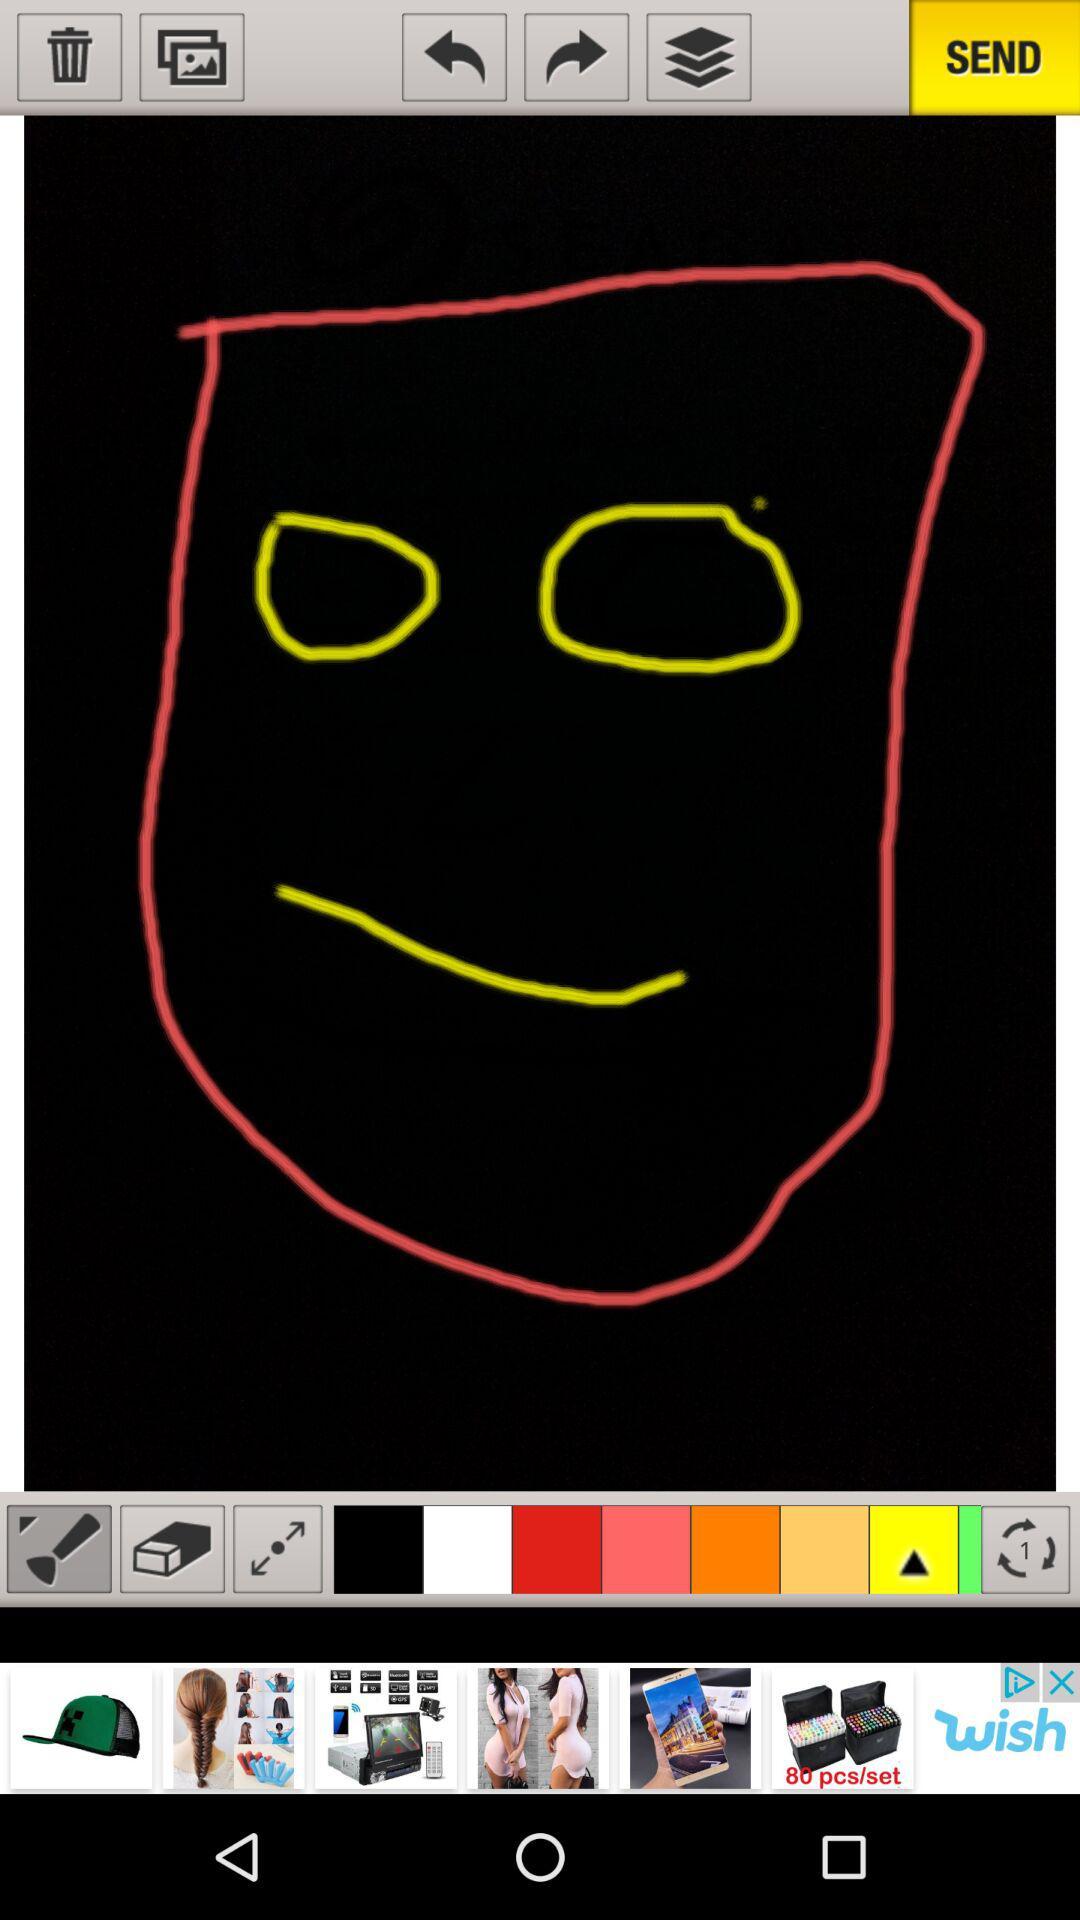 Image resolution: width=1080 pixels, height=1920 pixels. Describe the element at coordinates (576, 57) in the screenshot. I see `the redo icon` at that location.